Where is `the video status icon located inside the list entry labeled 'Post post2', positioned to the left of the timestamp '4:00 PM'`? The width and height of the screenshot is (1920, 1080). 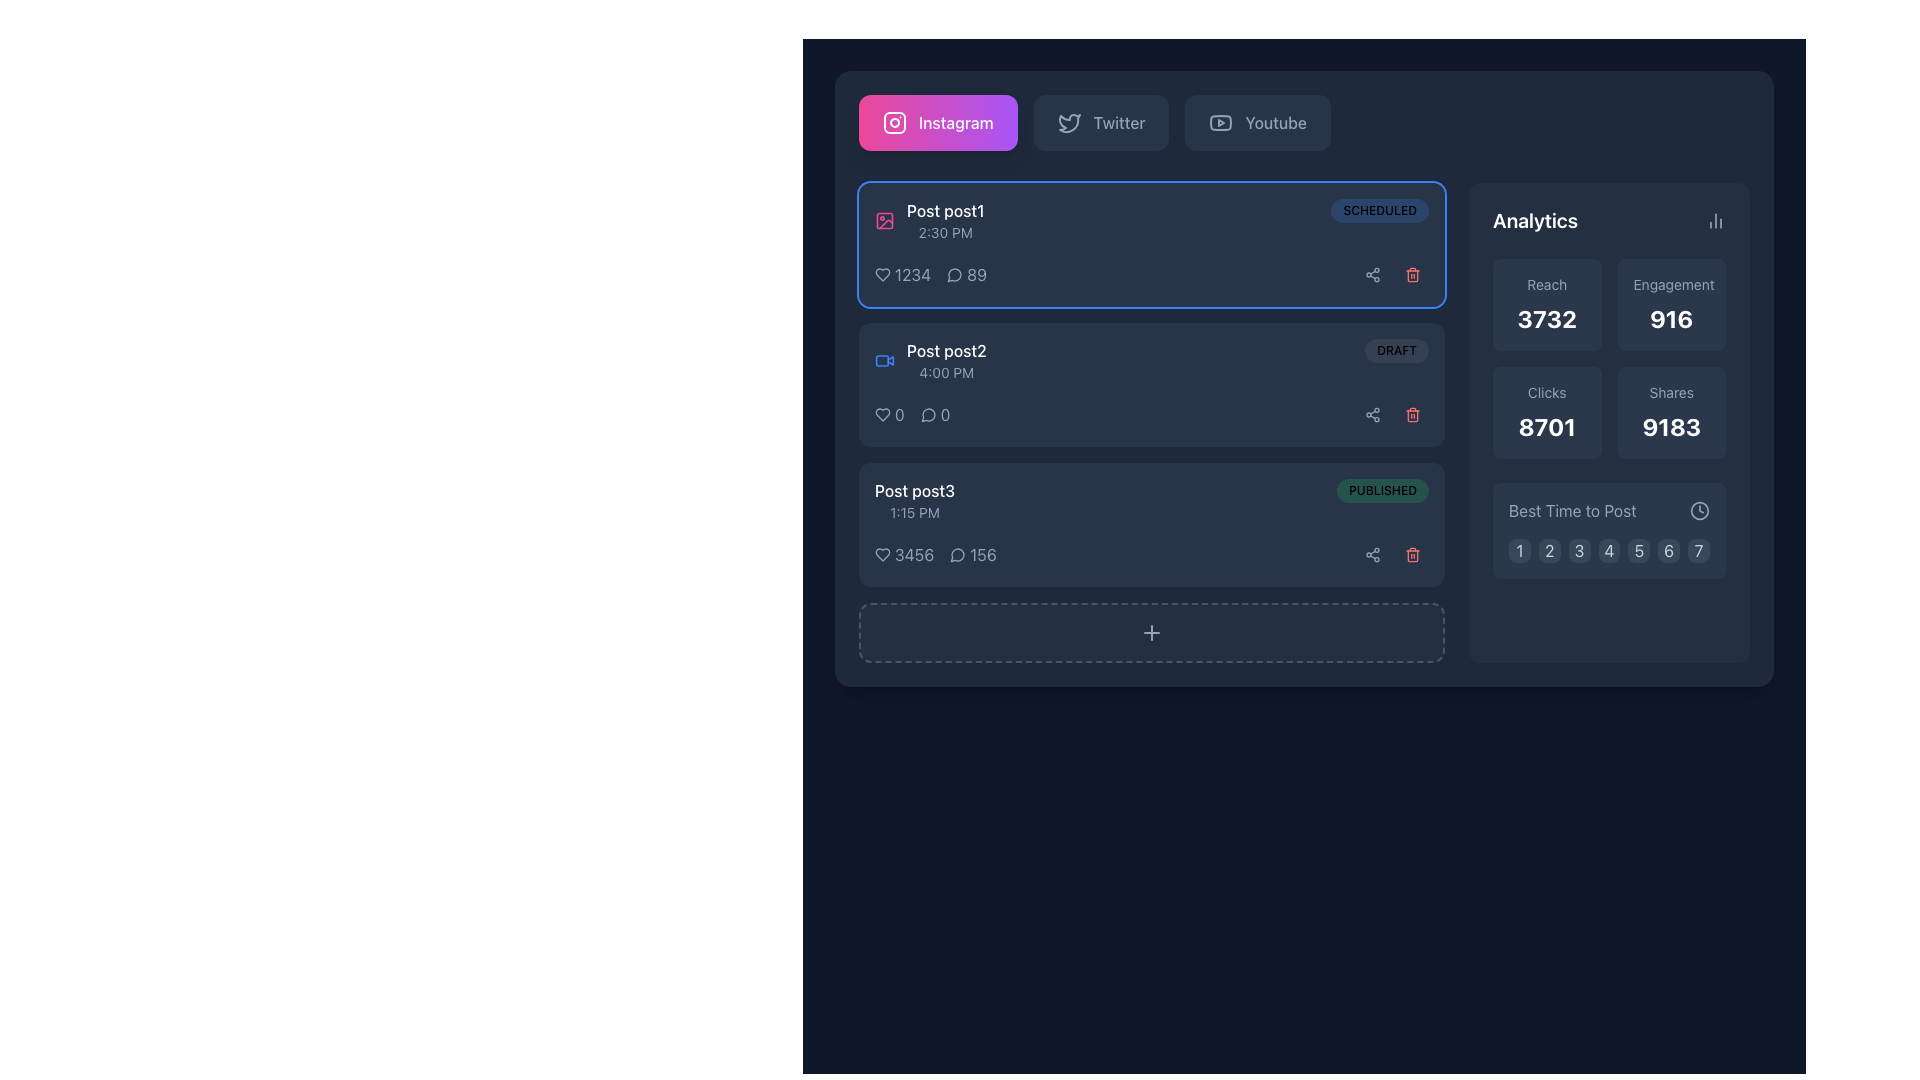 the video status icon located inside the list entry labeled 'Post post2', positioned to the left of the timestamp '4:00 PM' is located at coordinates (881, 361).